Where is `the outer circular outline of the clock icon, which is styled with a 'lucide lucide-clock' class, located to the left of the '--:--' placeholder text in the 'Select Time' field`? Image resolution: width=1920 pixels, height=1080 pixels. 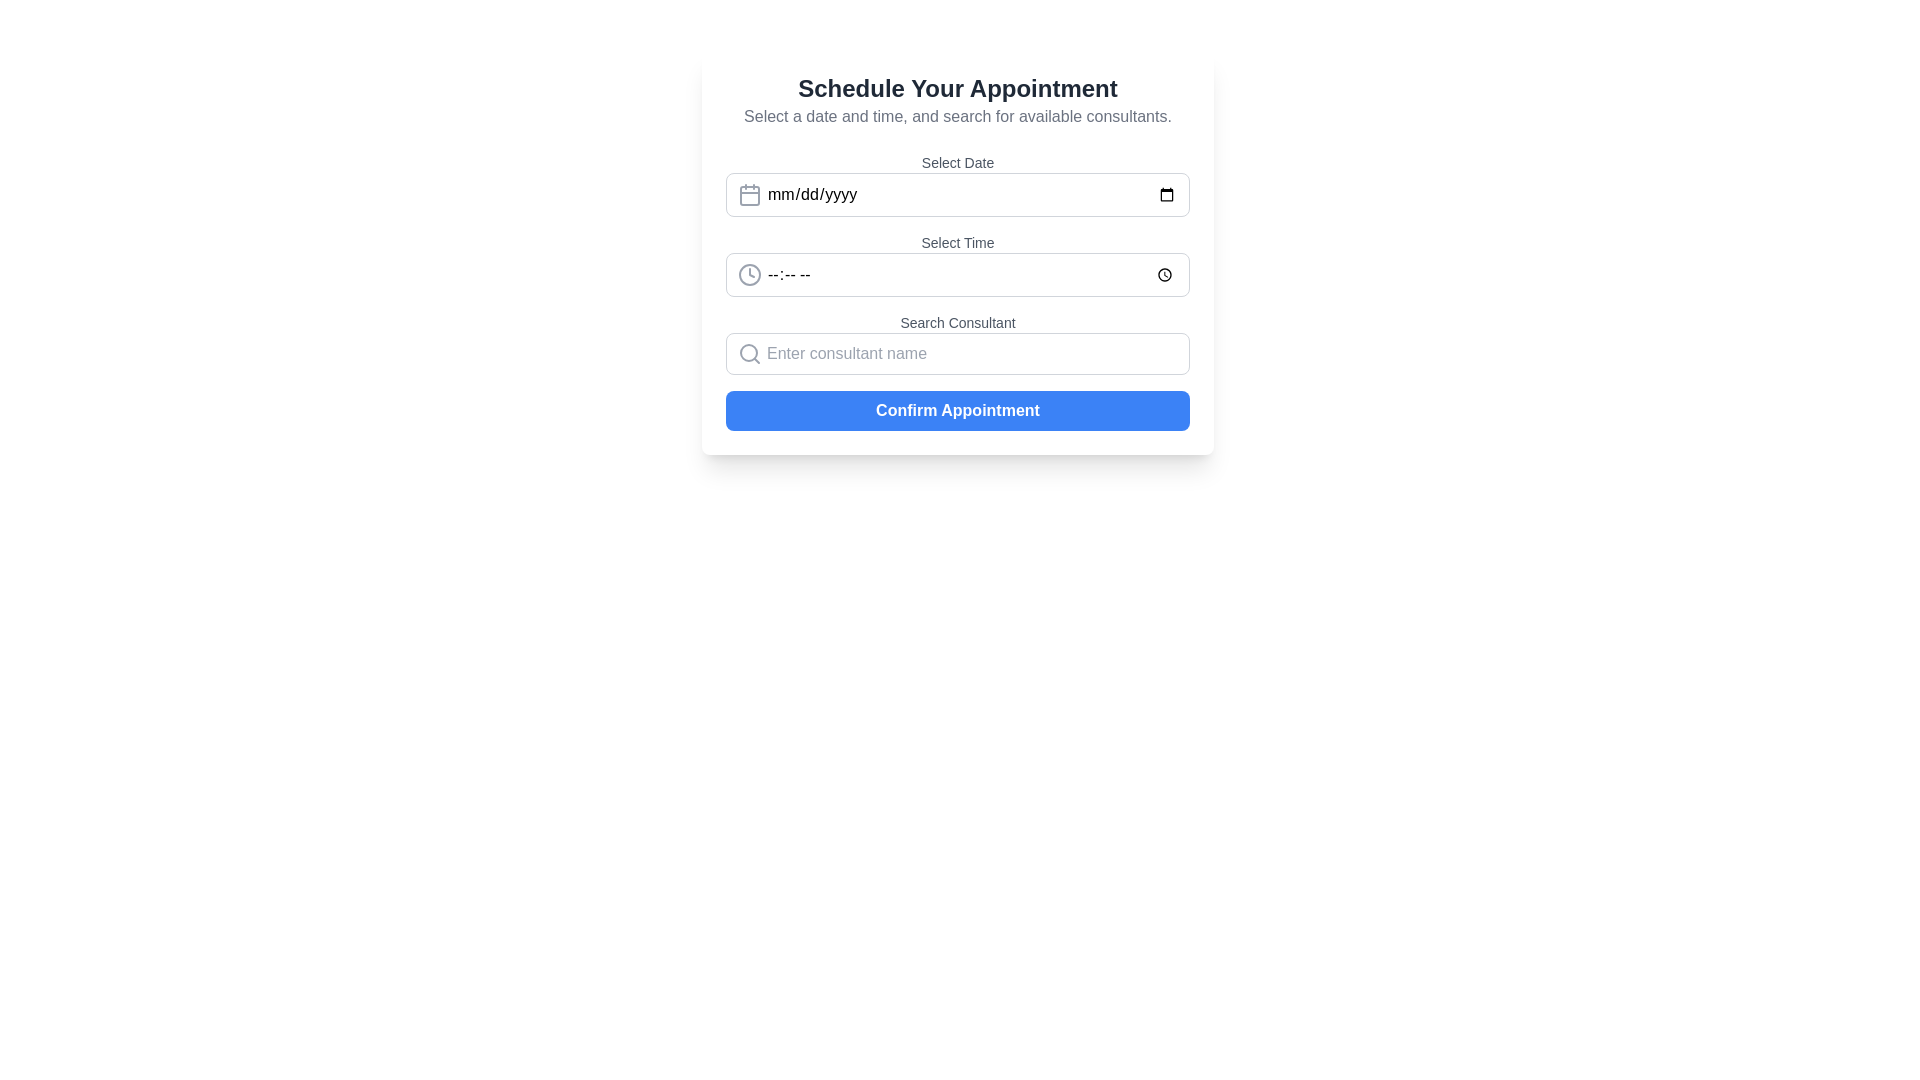 the outer circular outline of the clock icon, which is styled with a 'lucide lucide-clock' class, located to the left of the '--:--' placeholder text in the 'Select Time' field is located at coordinates (748, 274).